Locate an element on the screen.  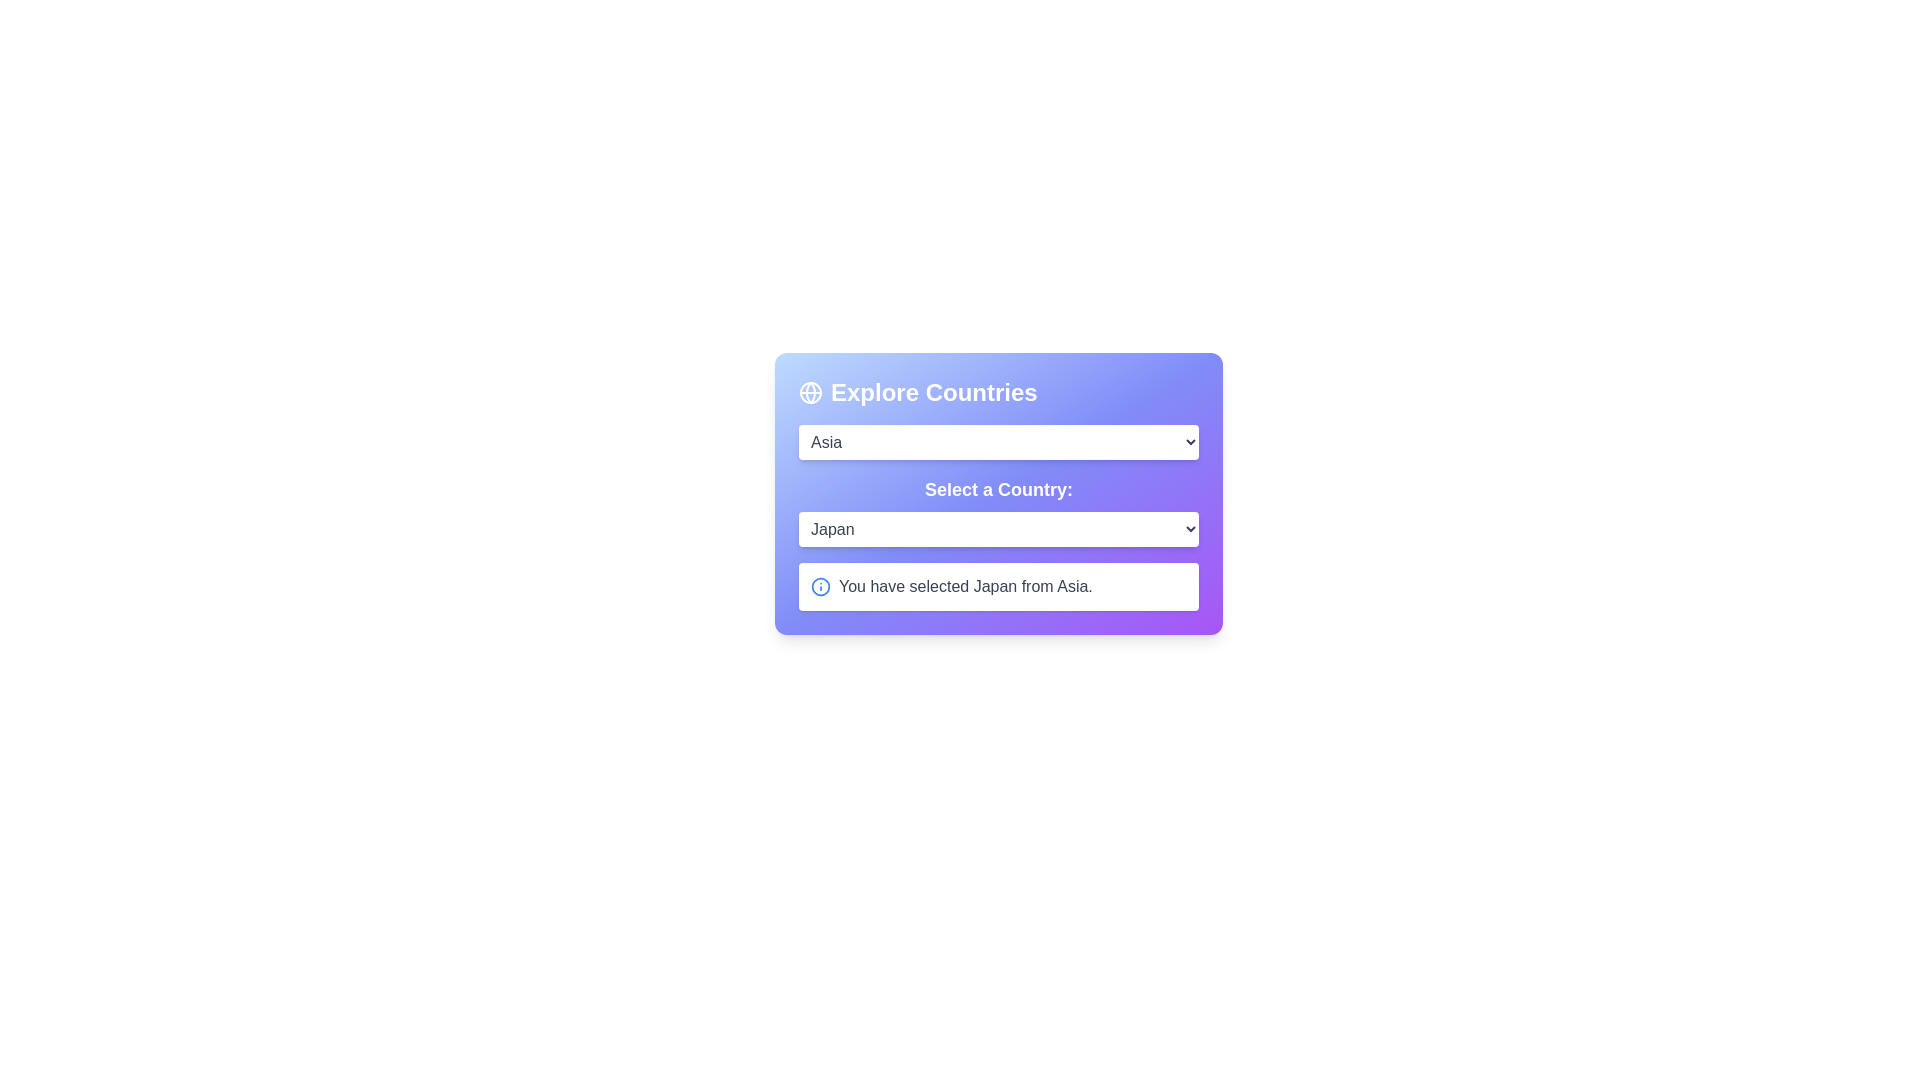
the country Japan from the dropdown menu is located at coordinates (998, 528).